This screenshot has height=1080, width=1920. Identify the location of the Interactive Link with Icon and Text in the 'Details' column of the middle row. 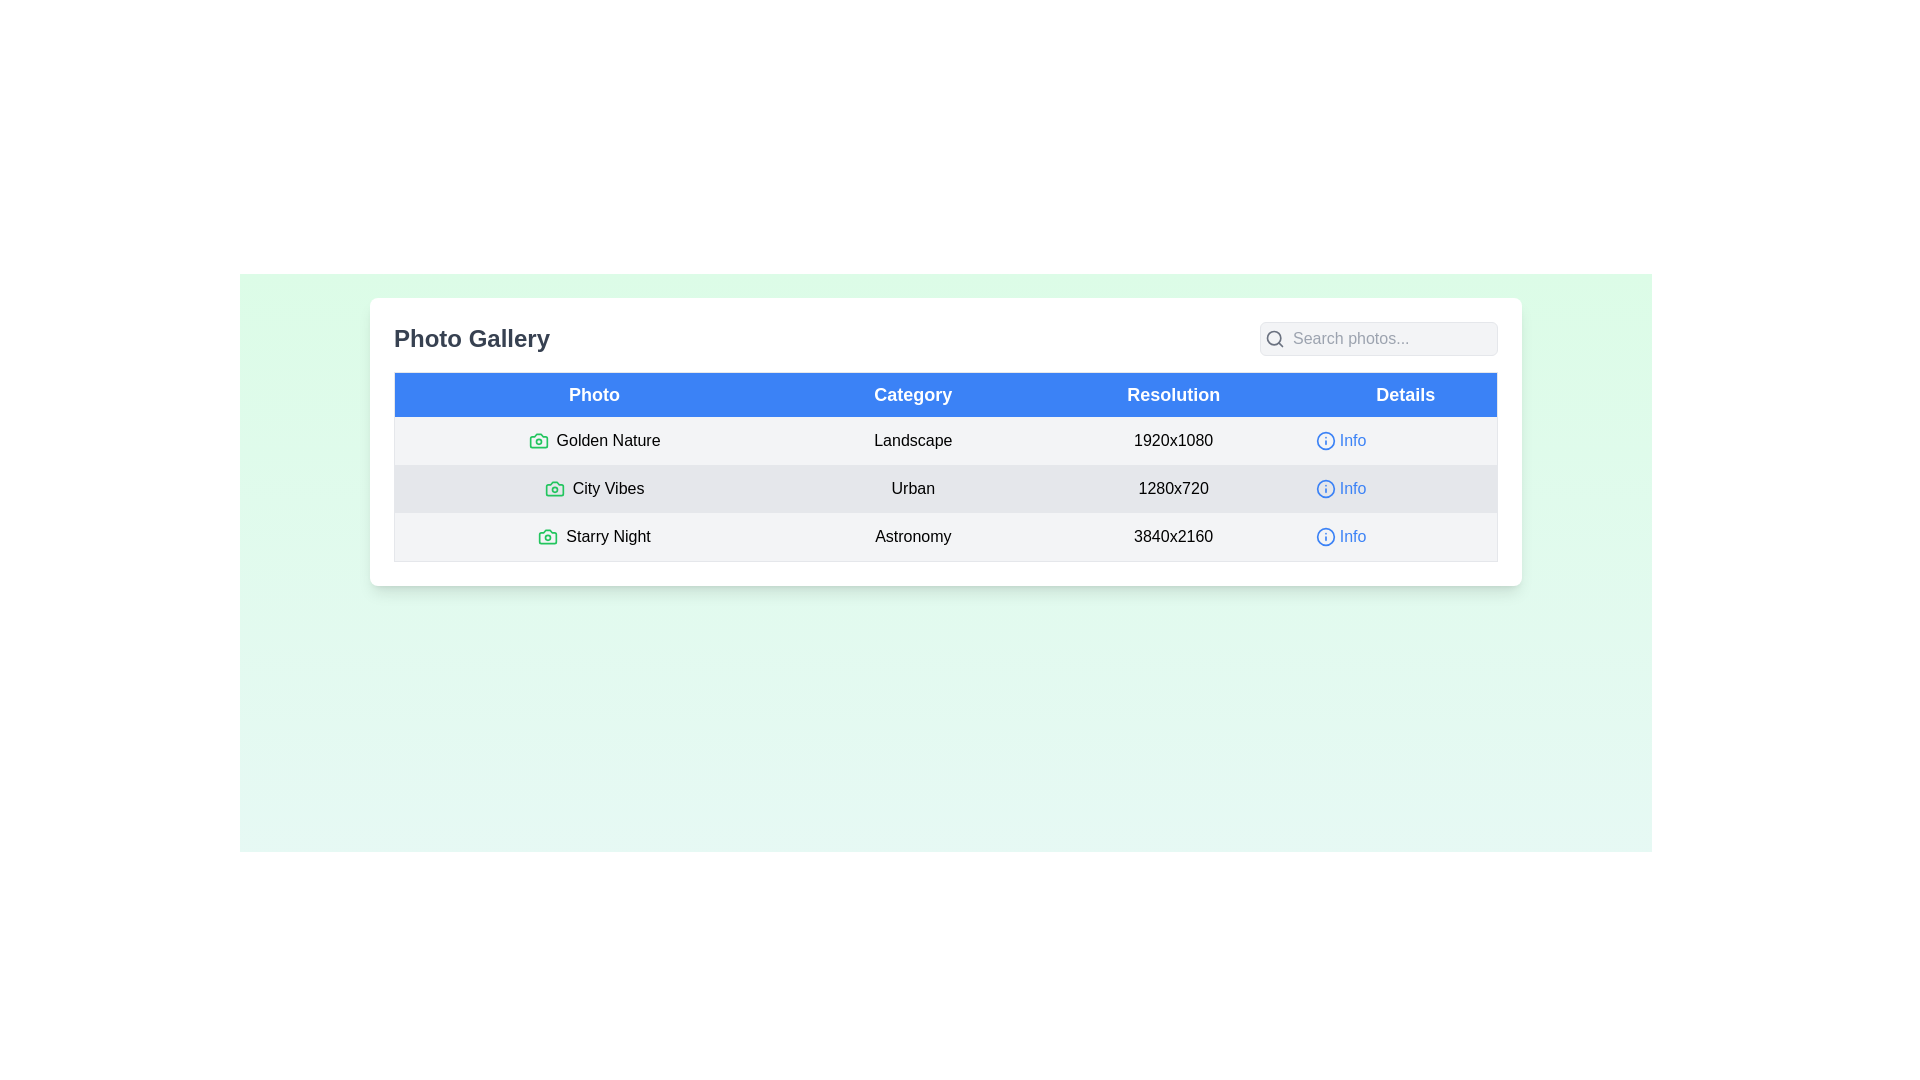
(1341, 489).